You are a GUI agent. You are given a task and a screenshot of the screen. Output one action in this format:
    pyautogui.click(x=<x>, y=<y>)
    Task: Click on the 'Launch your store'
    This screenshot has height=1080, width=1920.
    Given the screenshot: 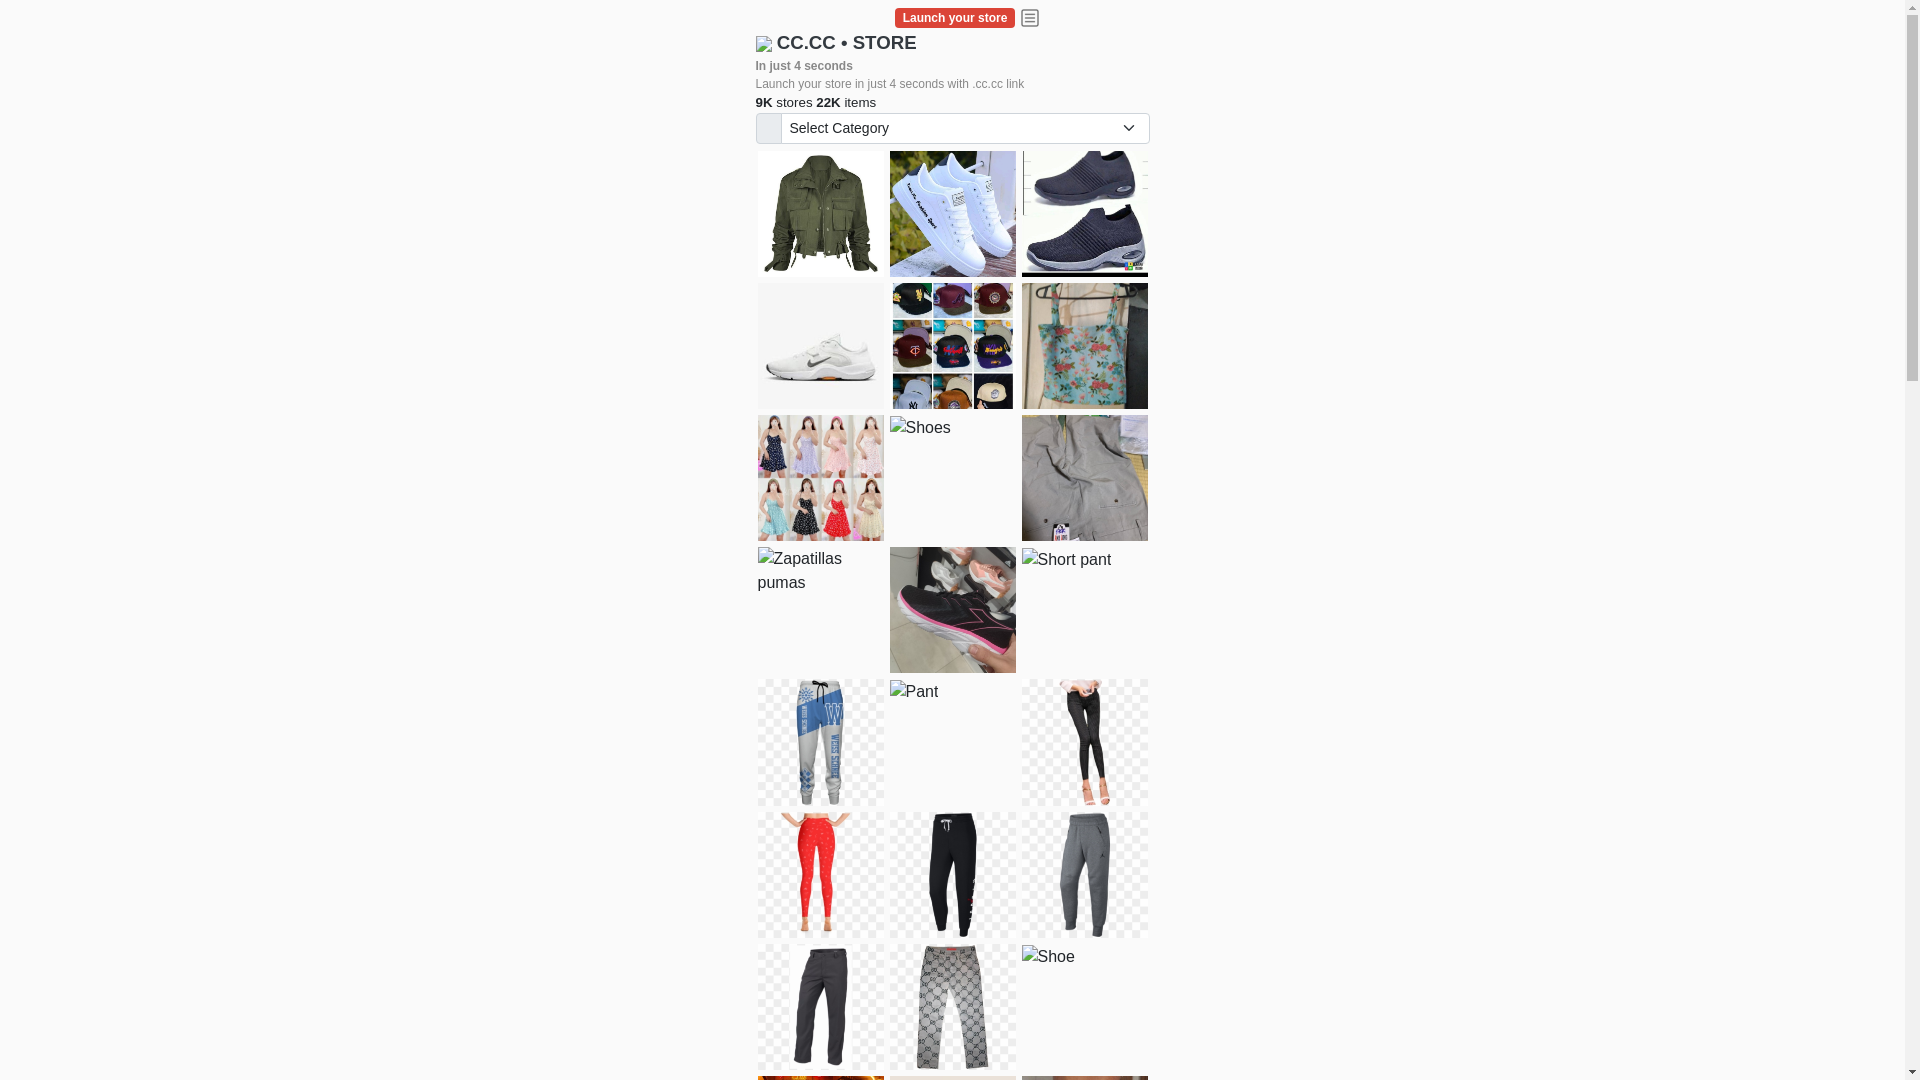 What is the action you would take?
    pyautogui.click(x=893, y=18)
    